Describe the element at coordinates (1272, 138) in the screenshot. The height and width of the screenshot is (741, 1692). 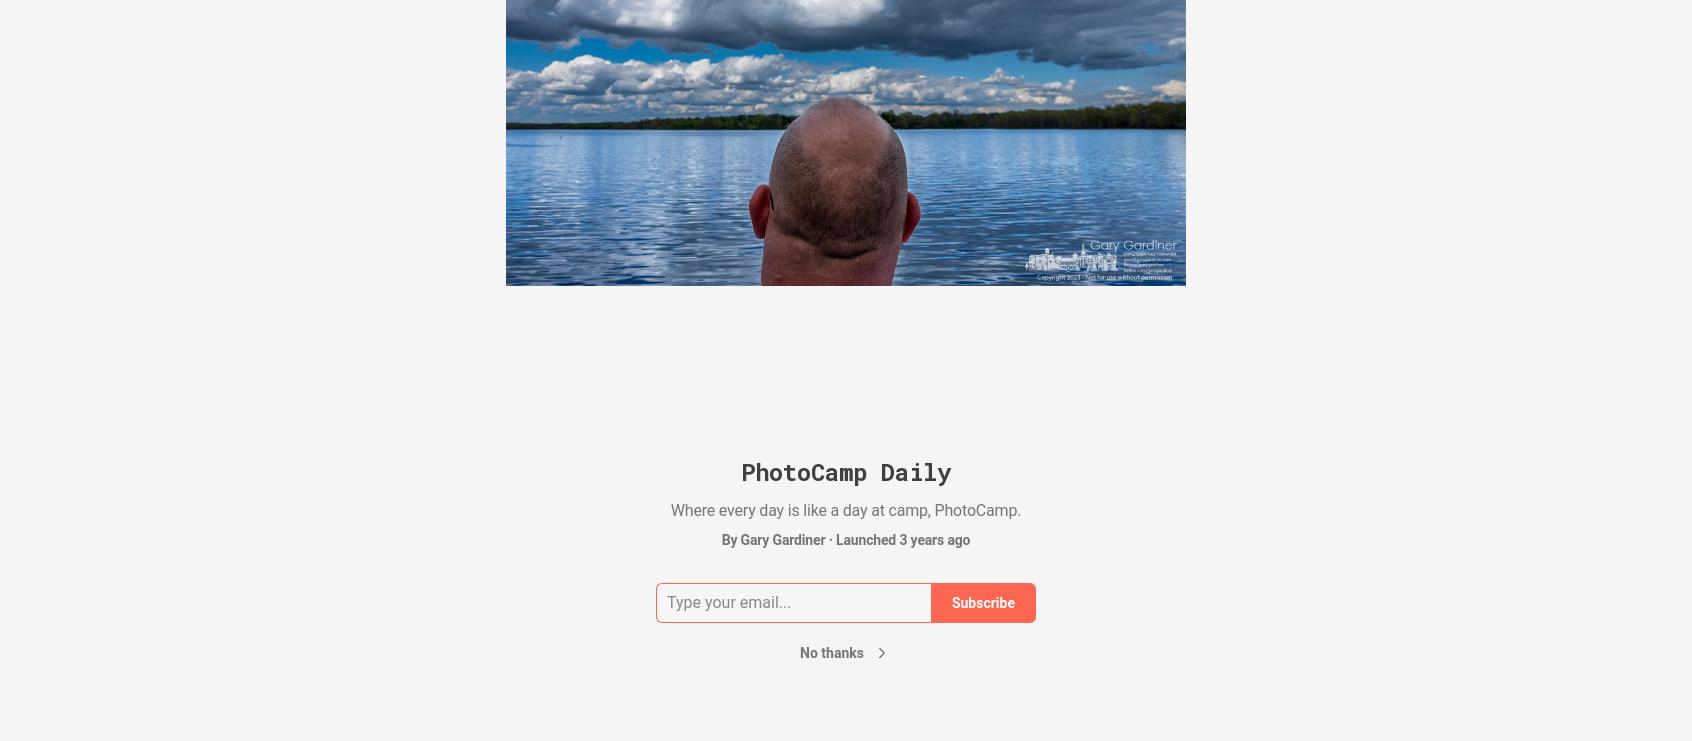
I see `'Rob Walker'` at that location.